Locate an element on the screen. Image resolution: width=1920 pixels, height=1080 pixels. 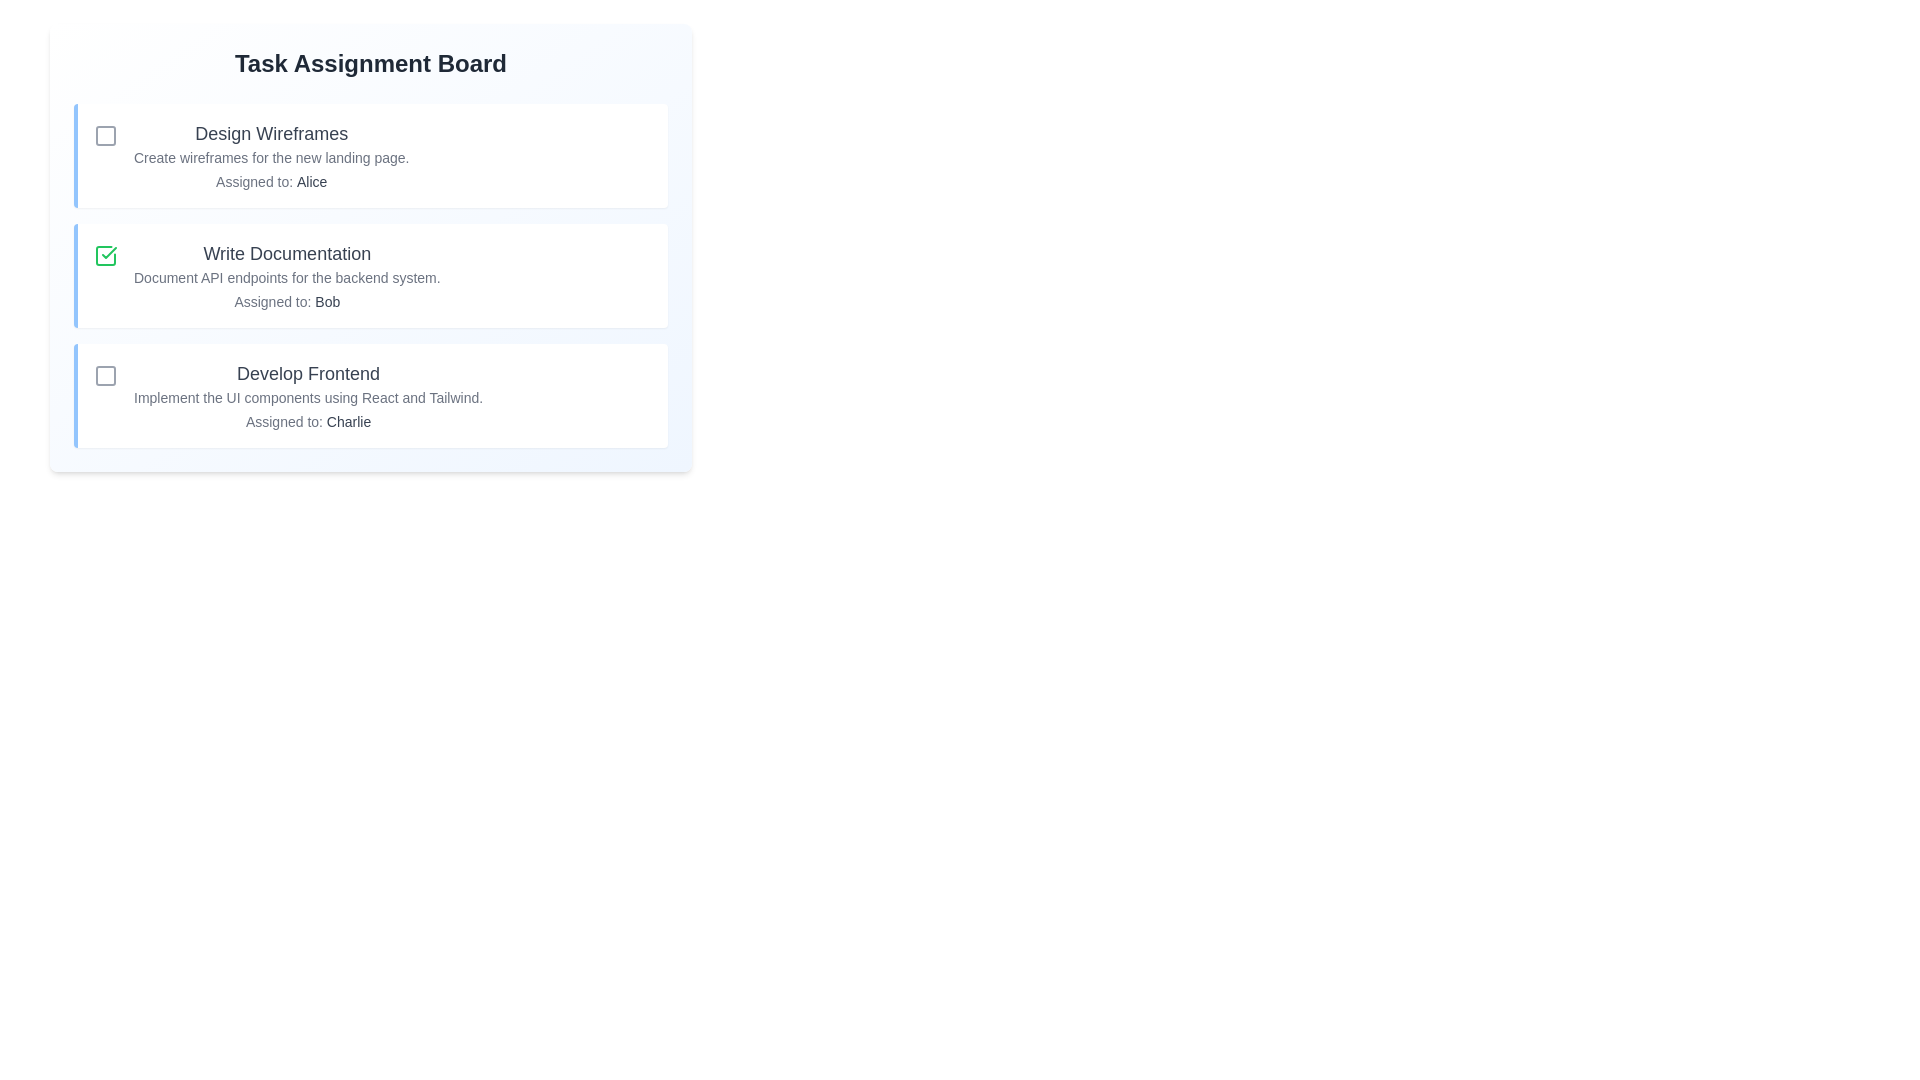
the text block titled 'Write Documentation', which contains a description about documenting API endpoints and is located in the Task Assignment Board, specifically positioned between 'Design Wireframes' and 'Develop Frontend' is located at coordinates (286, 276).